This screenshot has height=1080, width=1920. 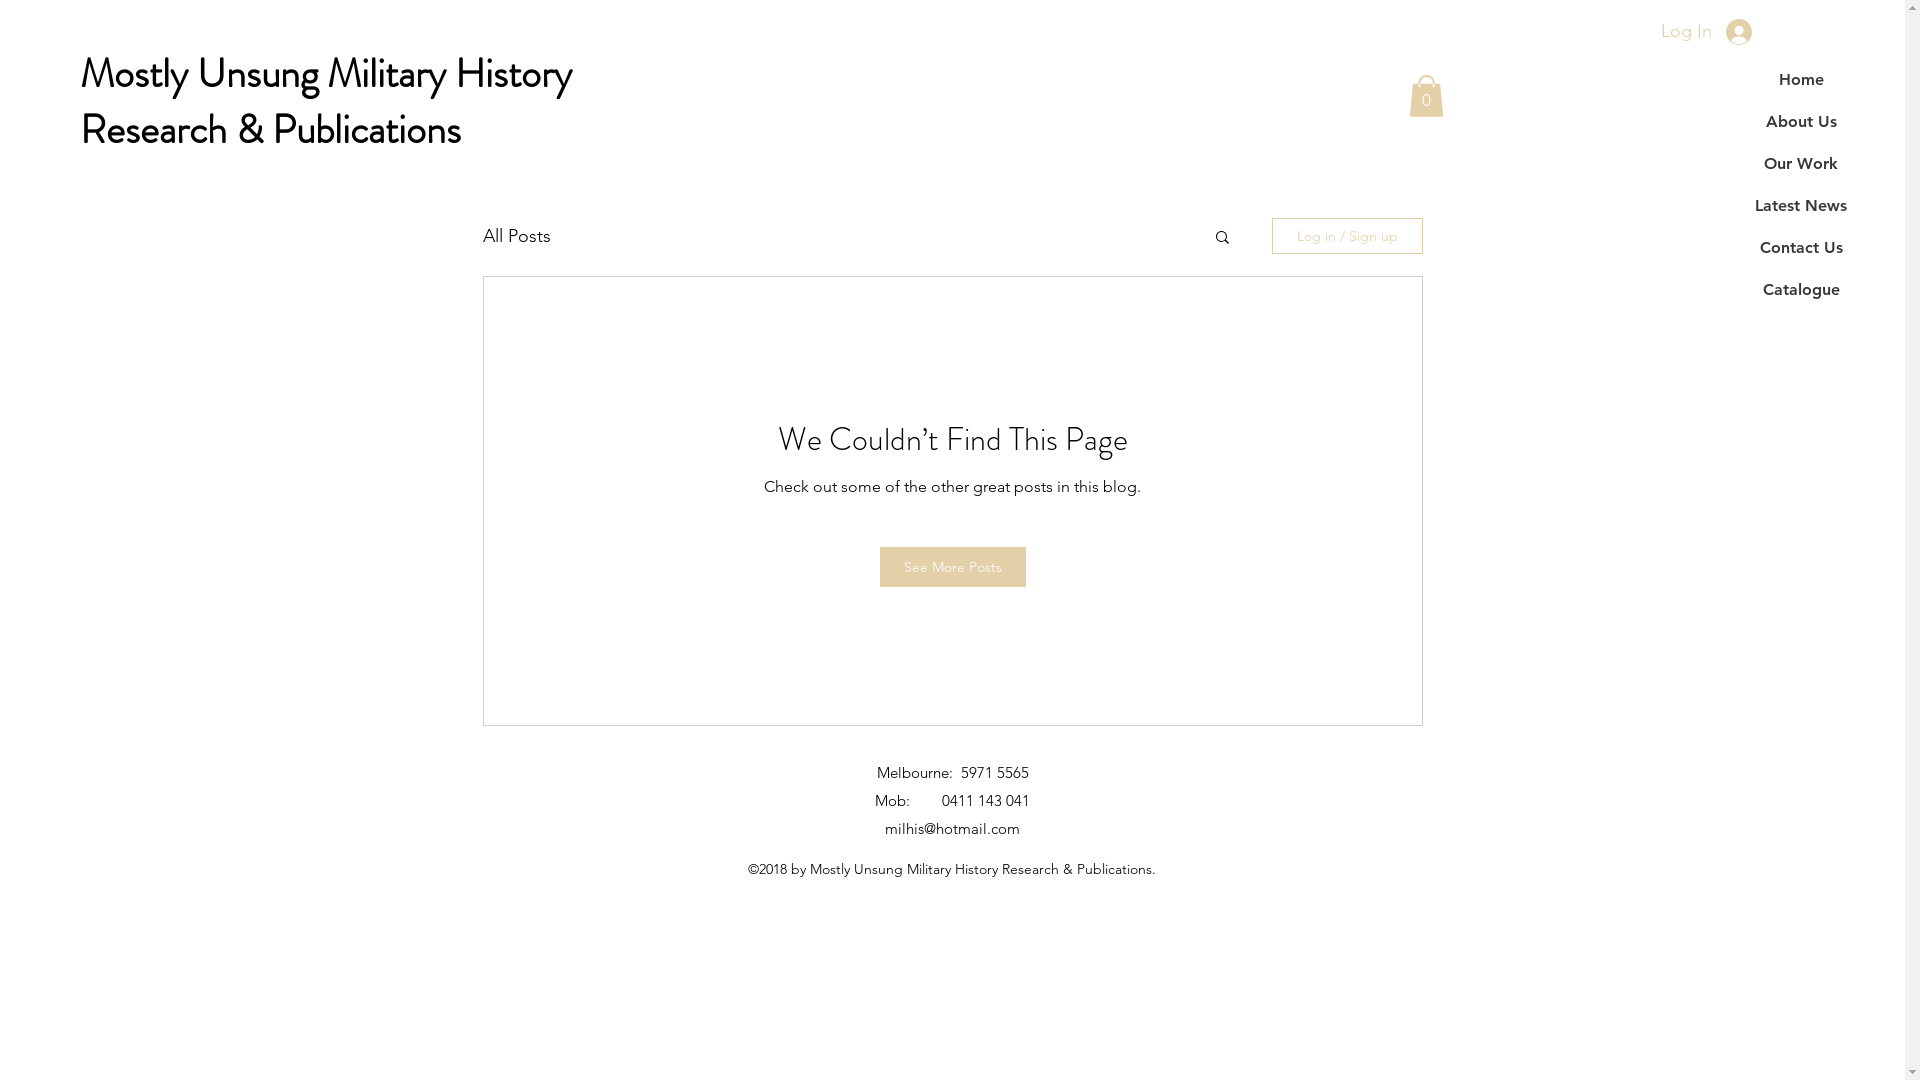 What do you see at coordinates (515, 234) in the screenshot?
I see `'All Posts'` at bounding box center [515, 234].